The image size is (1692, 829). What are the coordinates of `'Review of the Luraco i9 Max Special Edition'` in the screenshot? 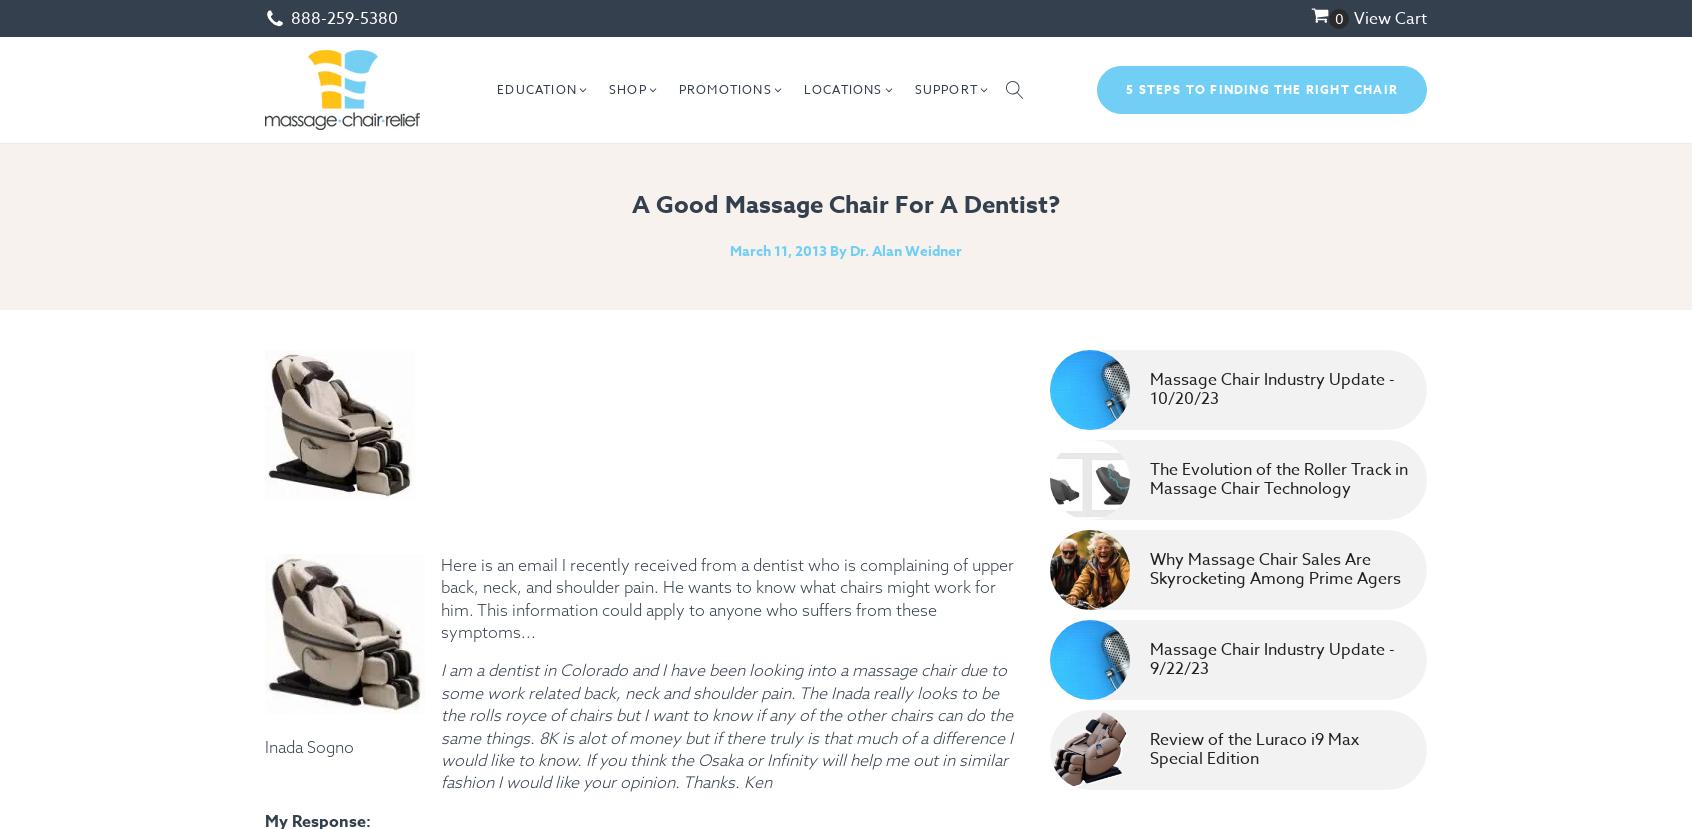 It's located at (1254, 747).